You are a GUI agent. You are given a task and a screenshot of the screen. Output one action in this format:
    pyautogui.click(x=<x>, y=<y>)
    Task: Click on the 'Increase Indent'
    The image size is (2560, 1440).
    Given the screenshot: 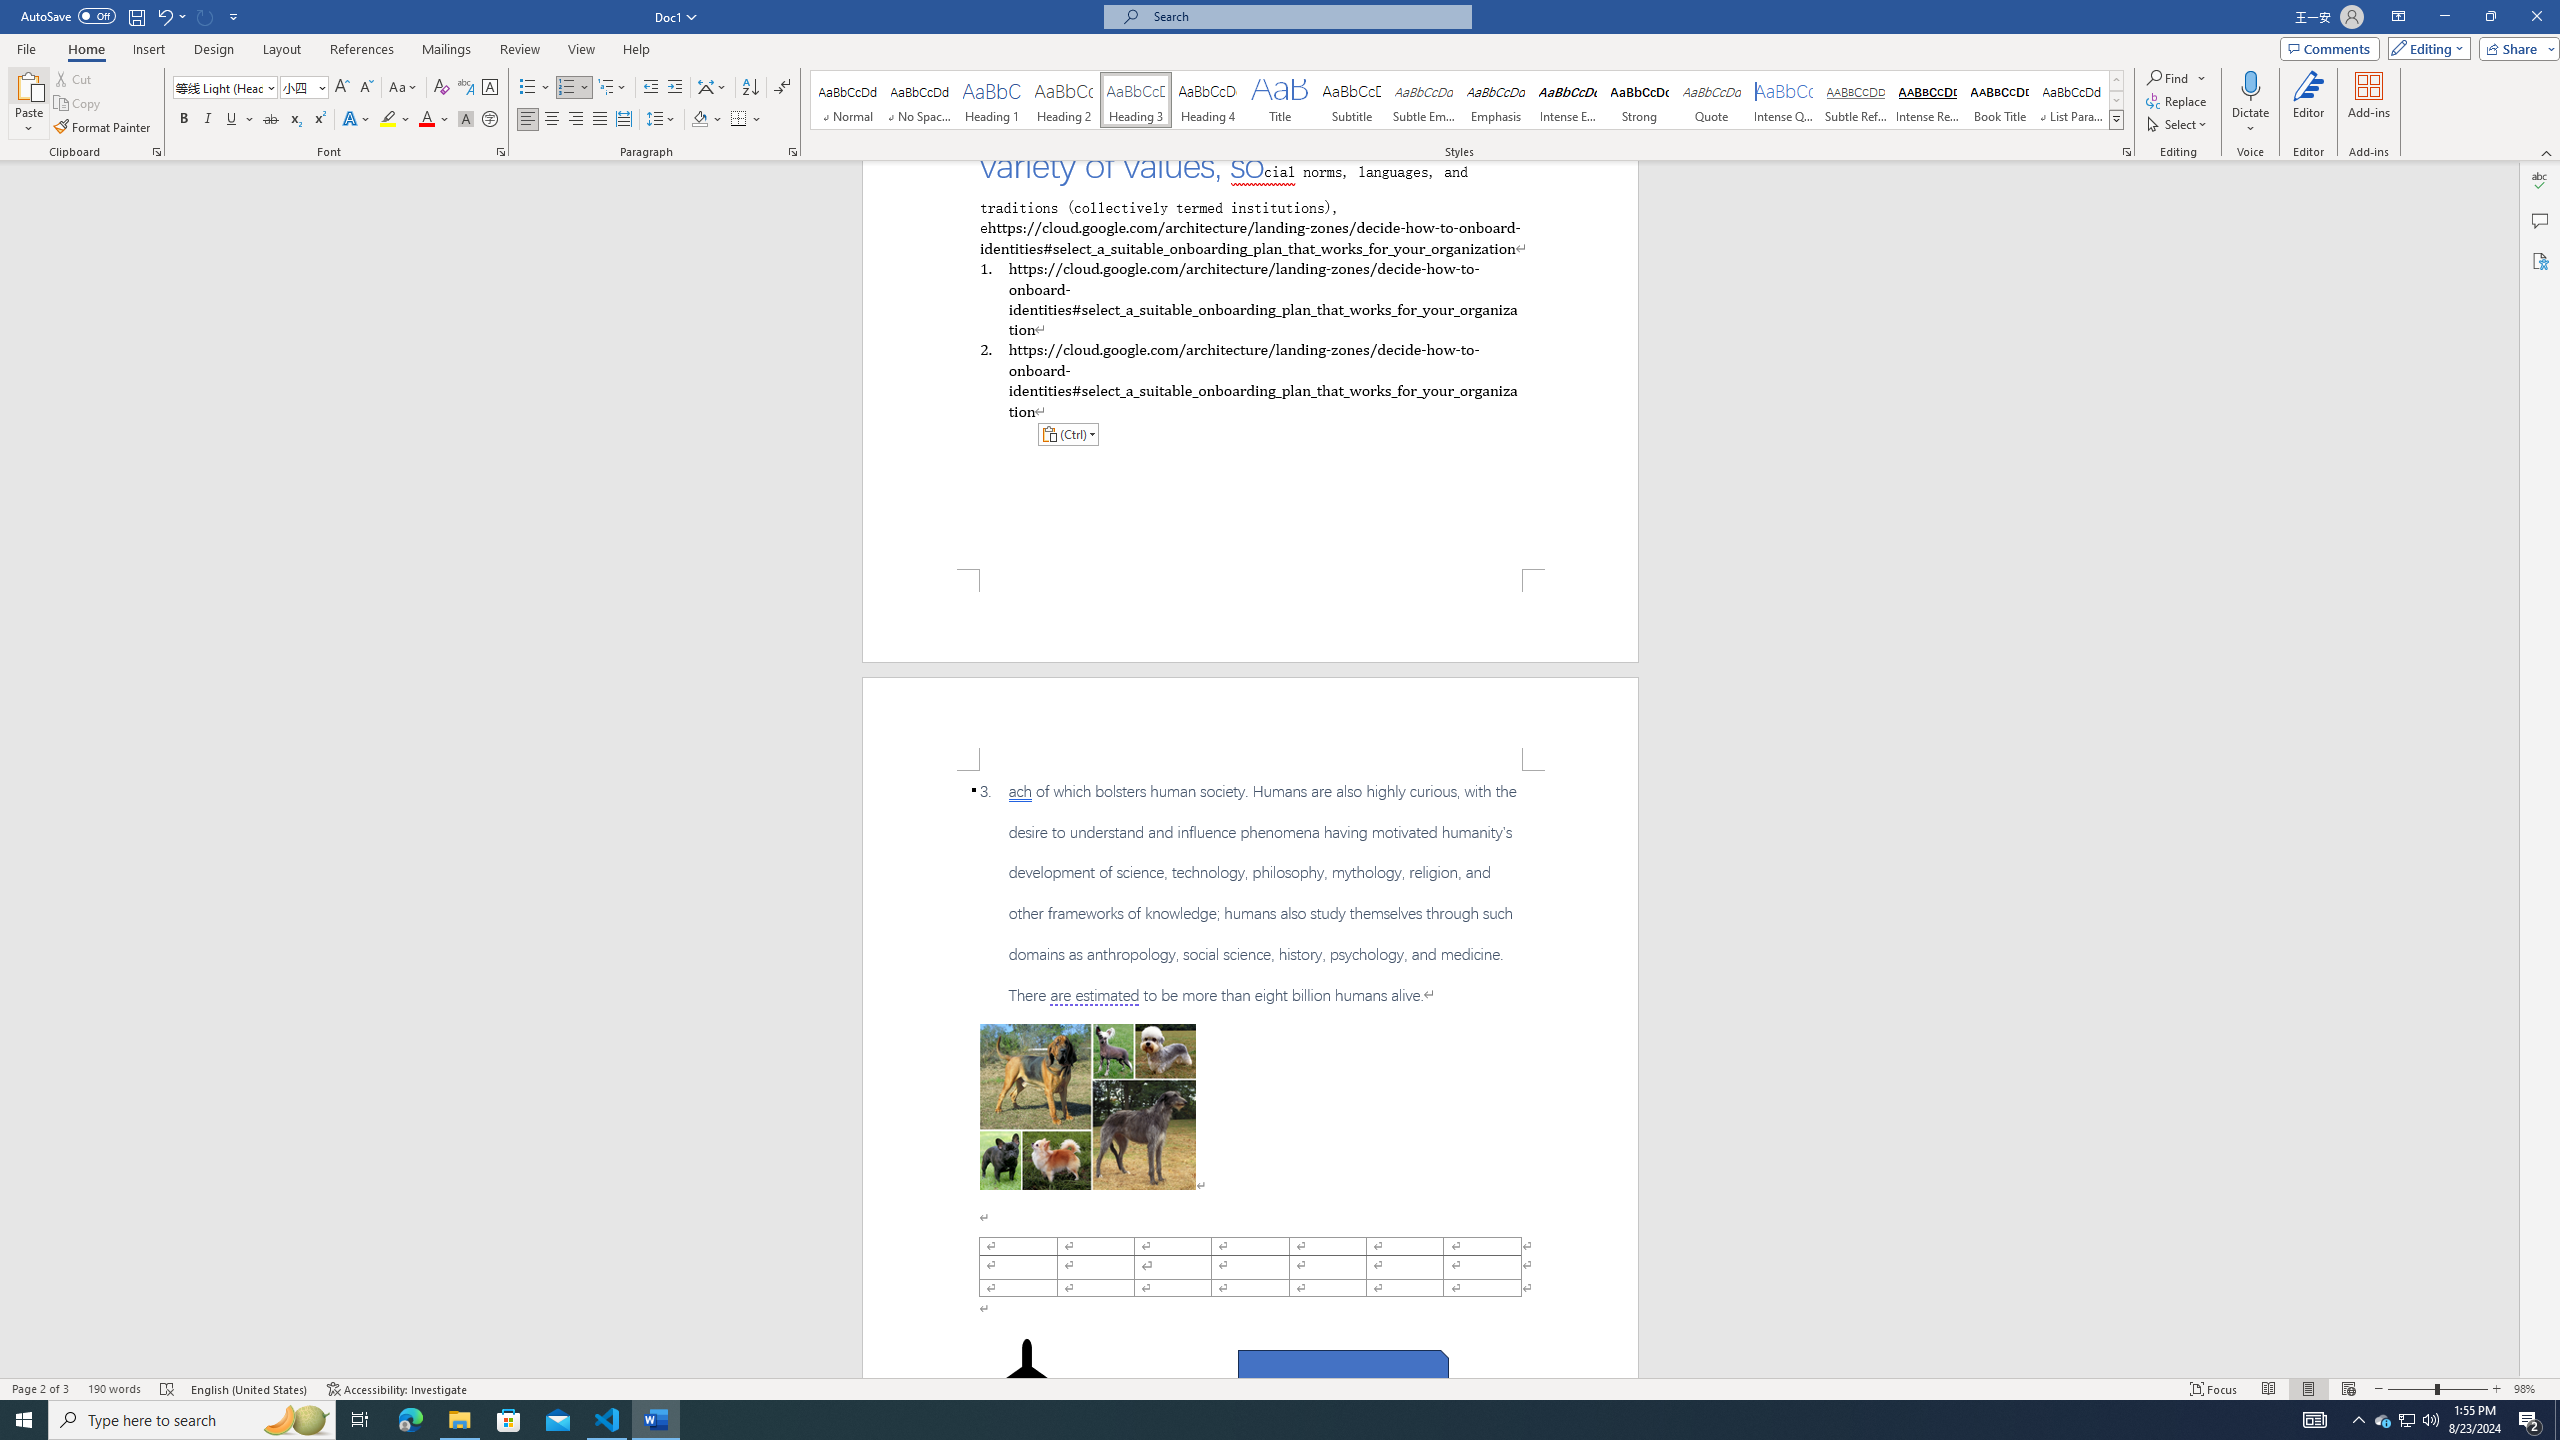 What is the action you would take?
    pyautogui.click(x=673, y=87)
    